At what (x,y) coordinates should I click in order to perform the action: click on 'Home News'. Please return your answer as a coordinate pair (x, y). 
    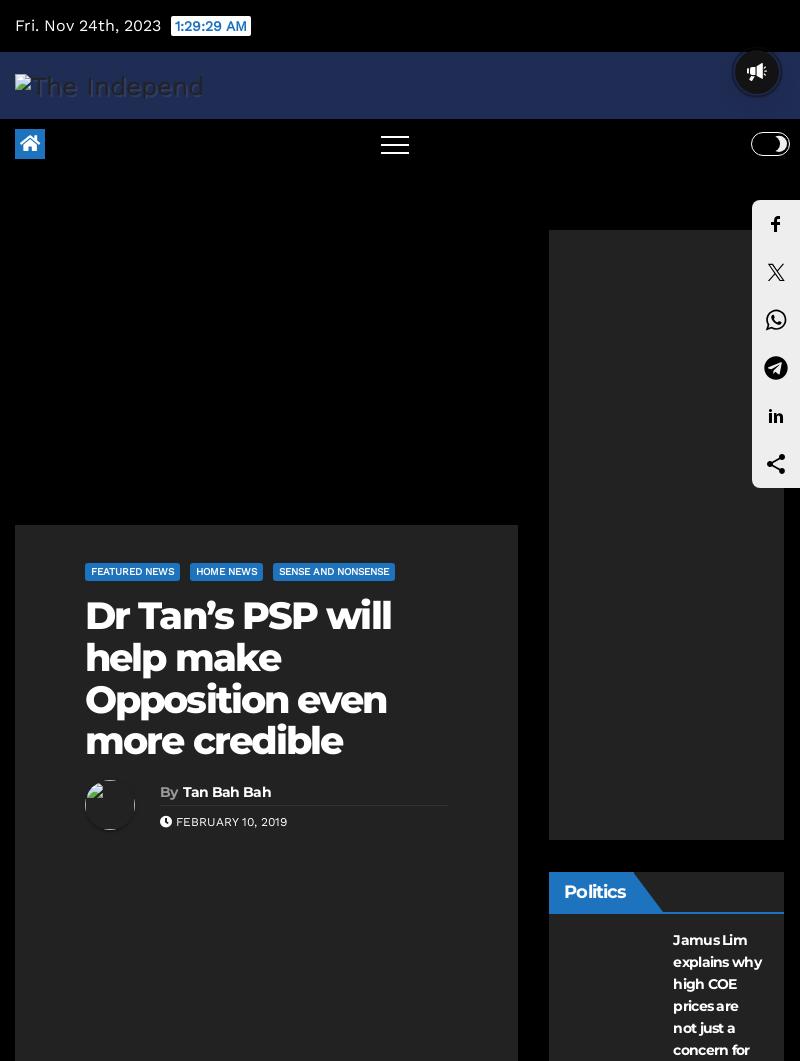
    Looking at the image, I should click on (226, 570).